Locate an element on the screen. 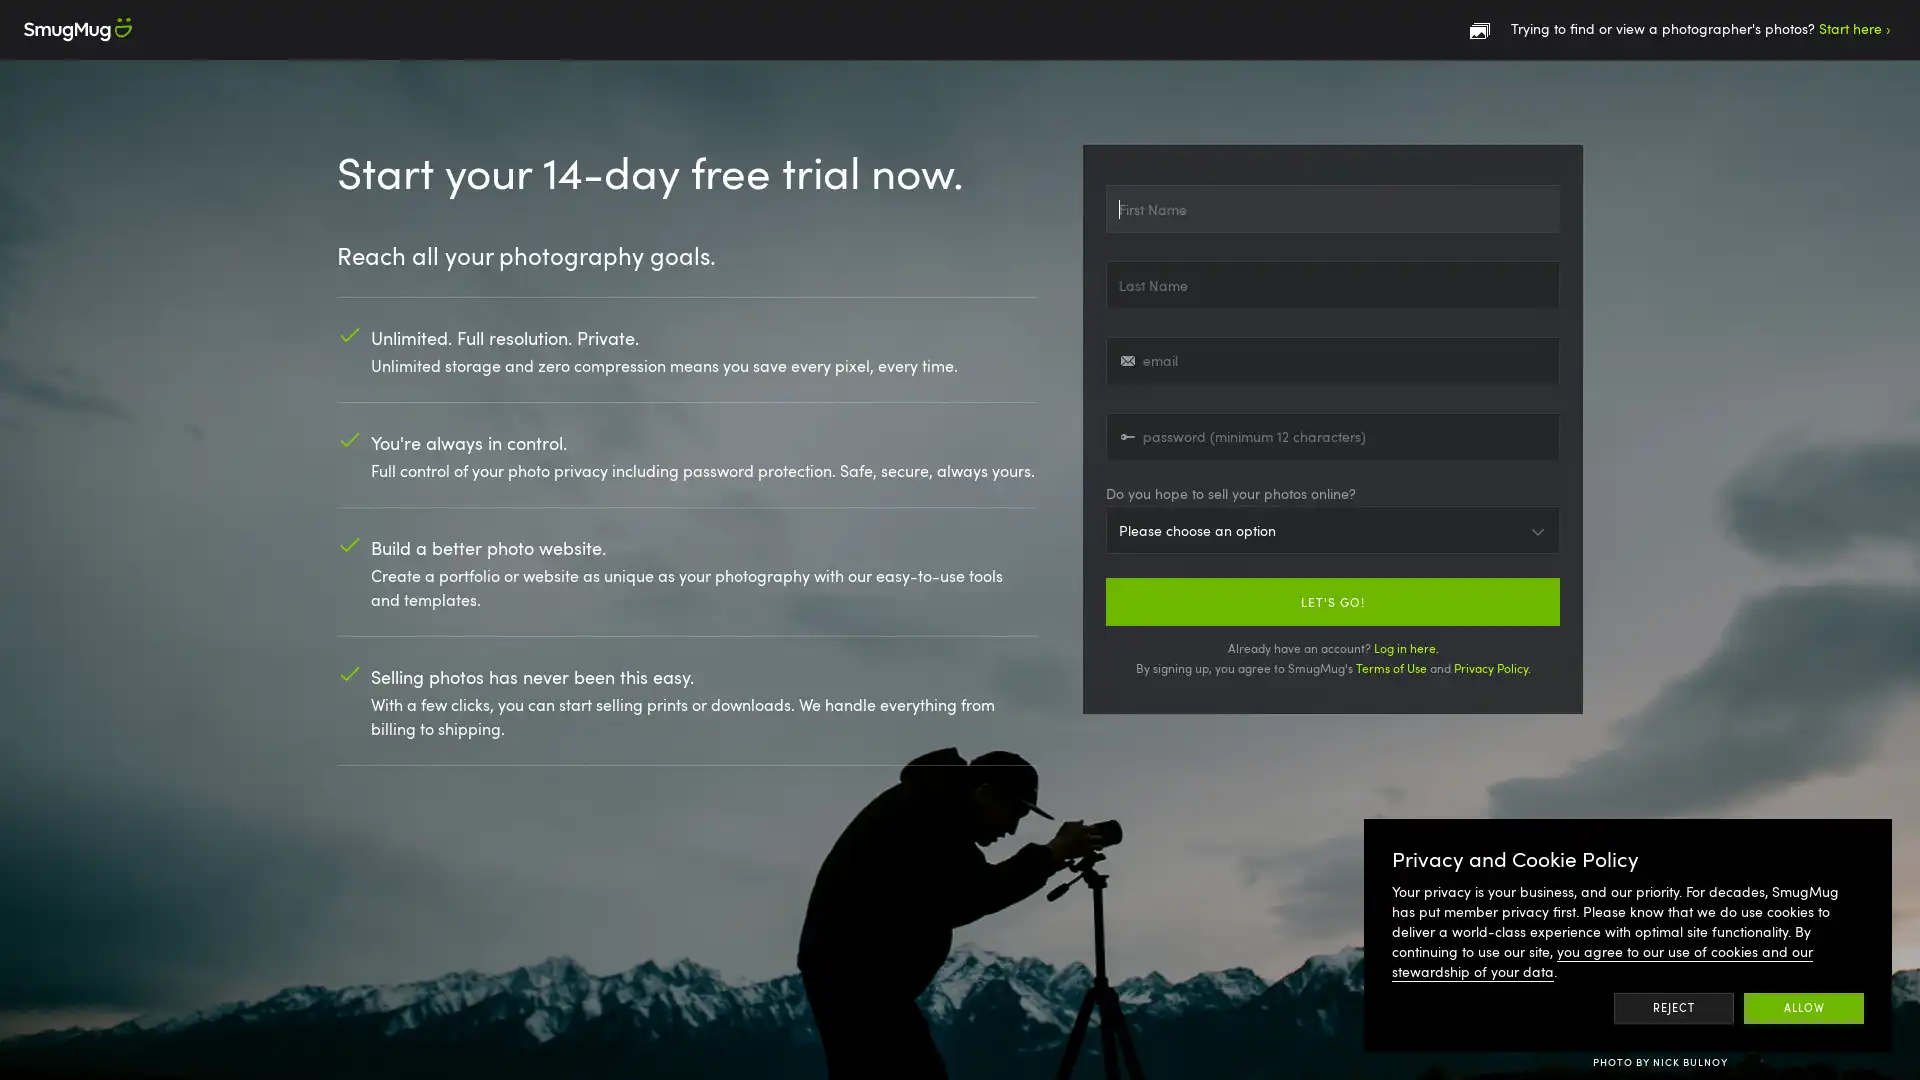 The height and width of the screenshot is (1080, 1920). ALLOW is located at coordinates (1804, 1007).